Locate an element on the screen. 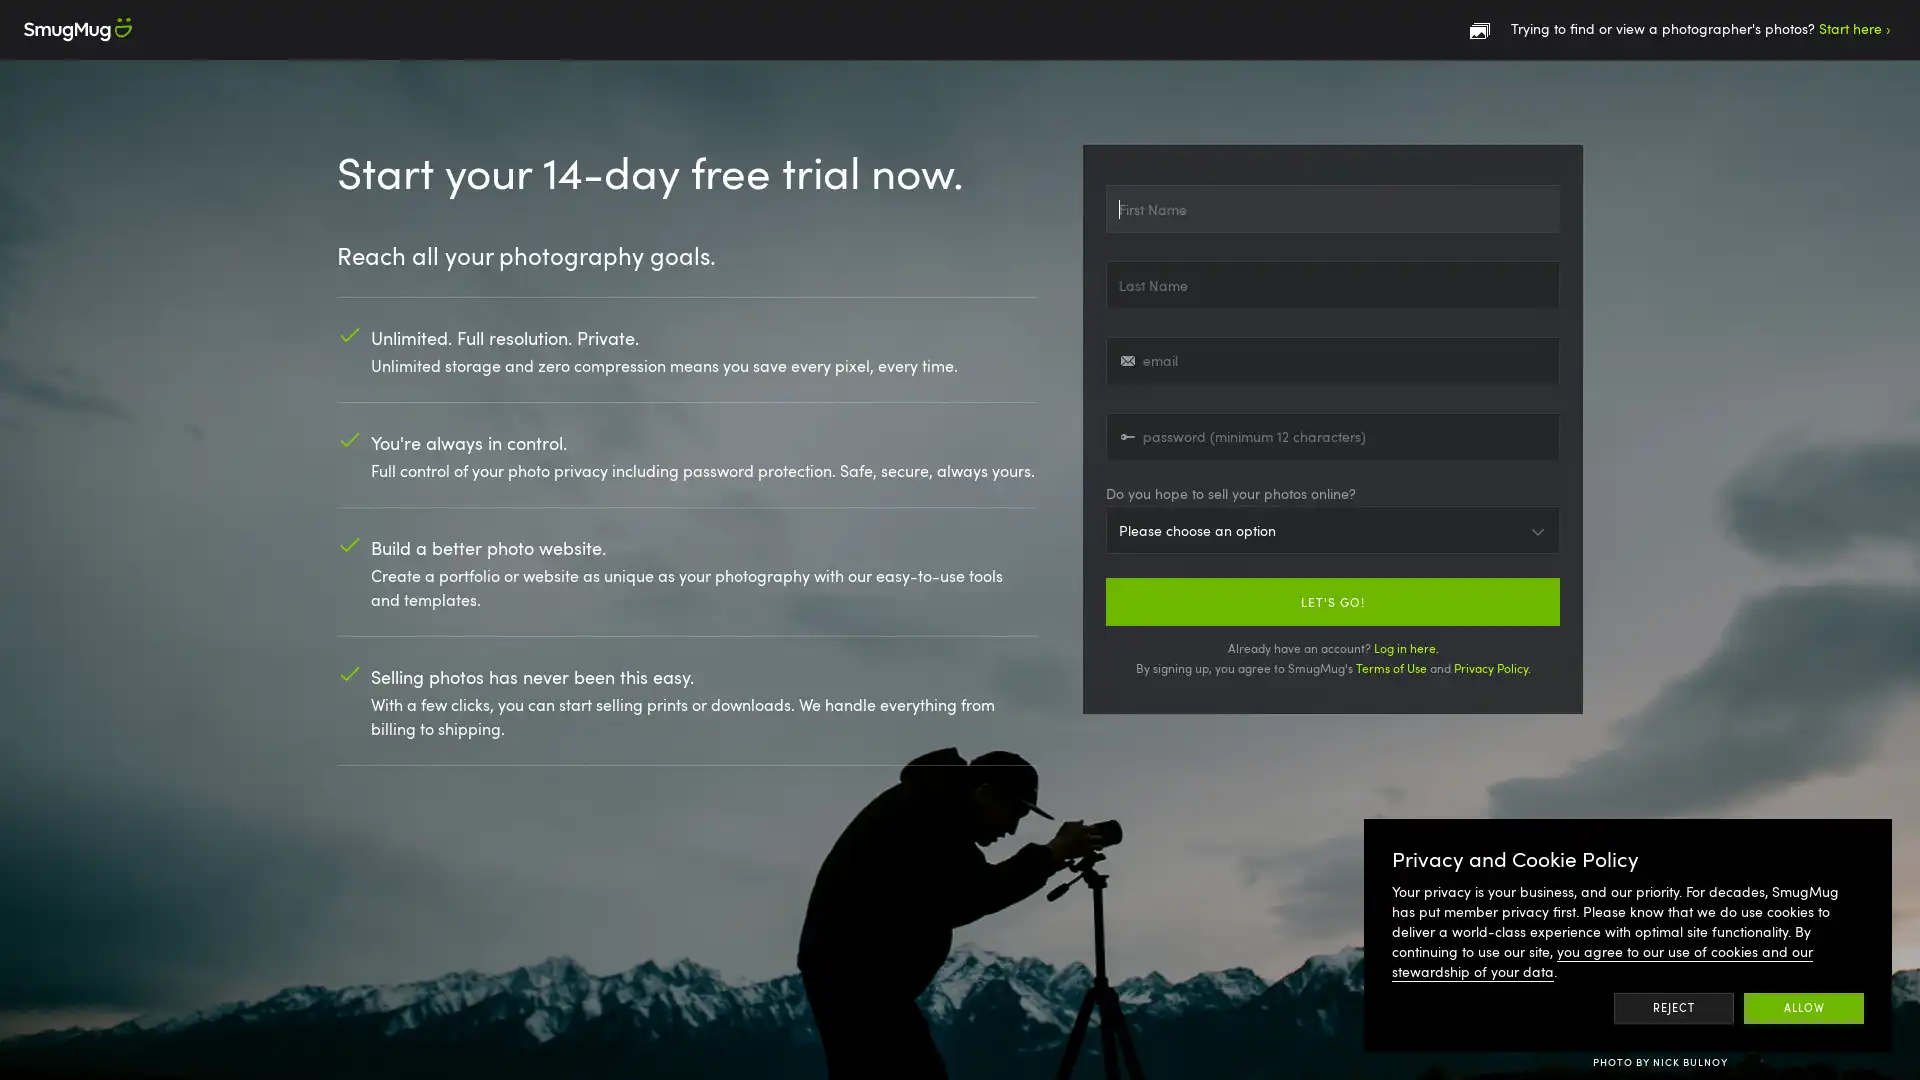 The height and width of the screenshot is (1080, 1920). ALLOW is located at coordinates (1804, 1007).